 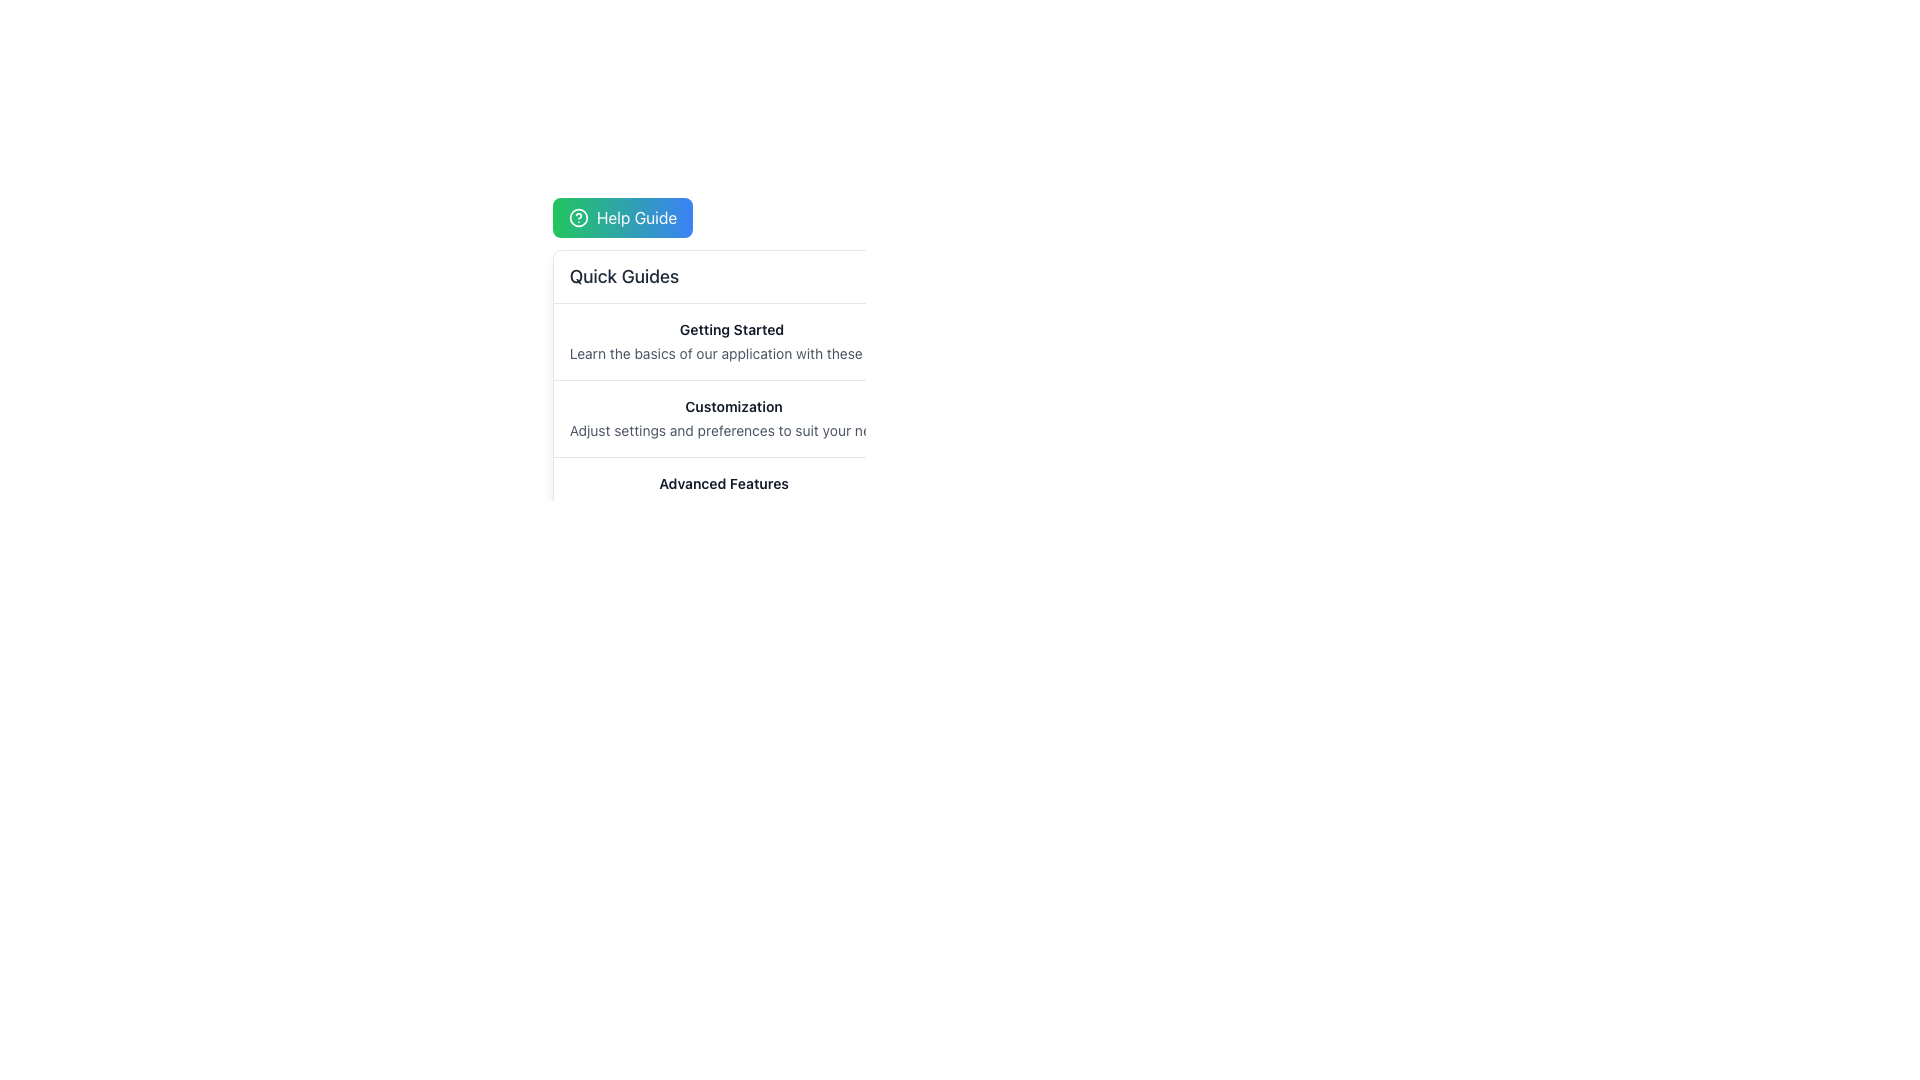 I want to click on the informational item titled 'Customization' that provides settings adjustment guidance, located in the list under 'Quick Guides', so click(x=743, y=417).